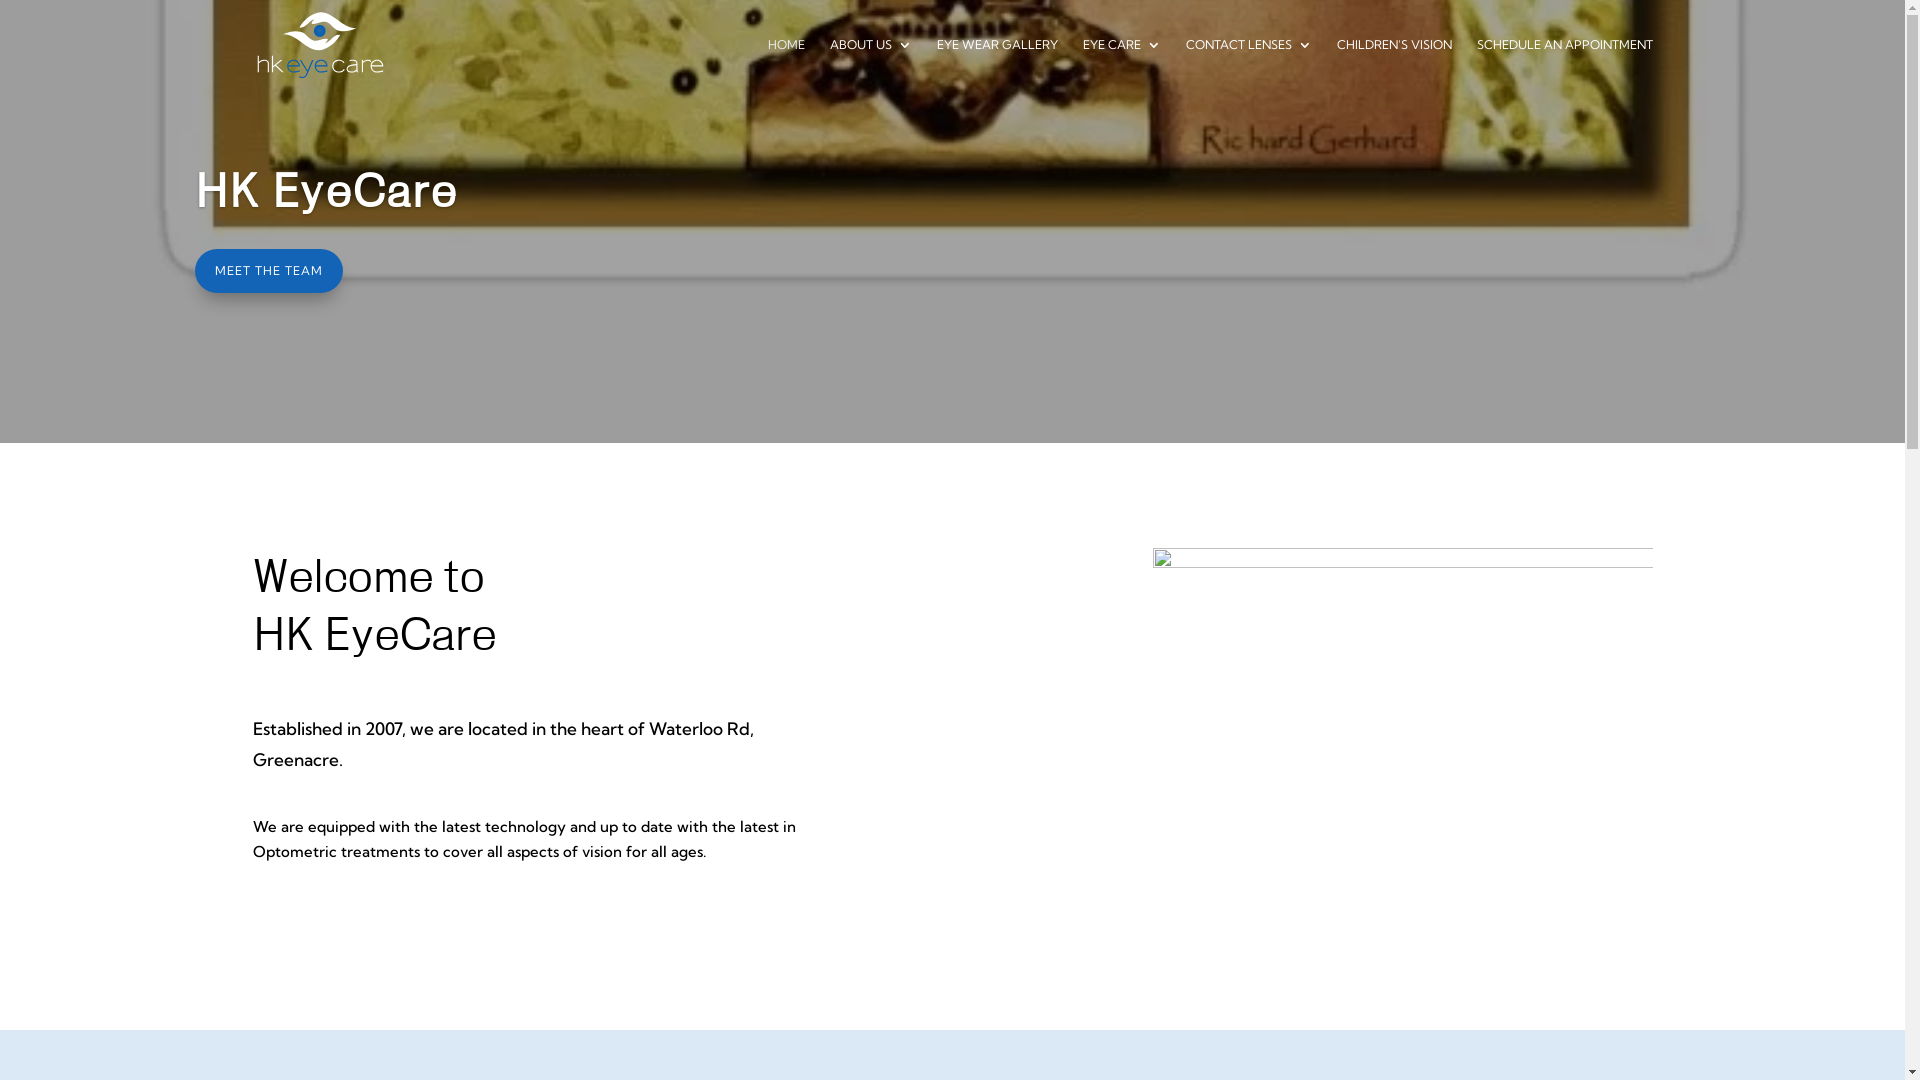  I want to click on 'SCHEDULE AN APPOINTMENT', so click(1563, 63).